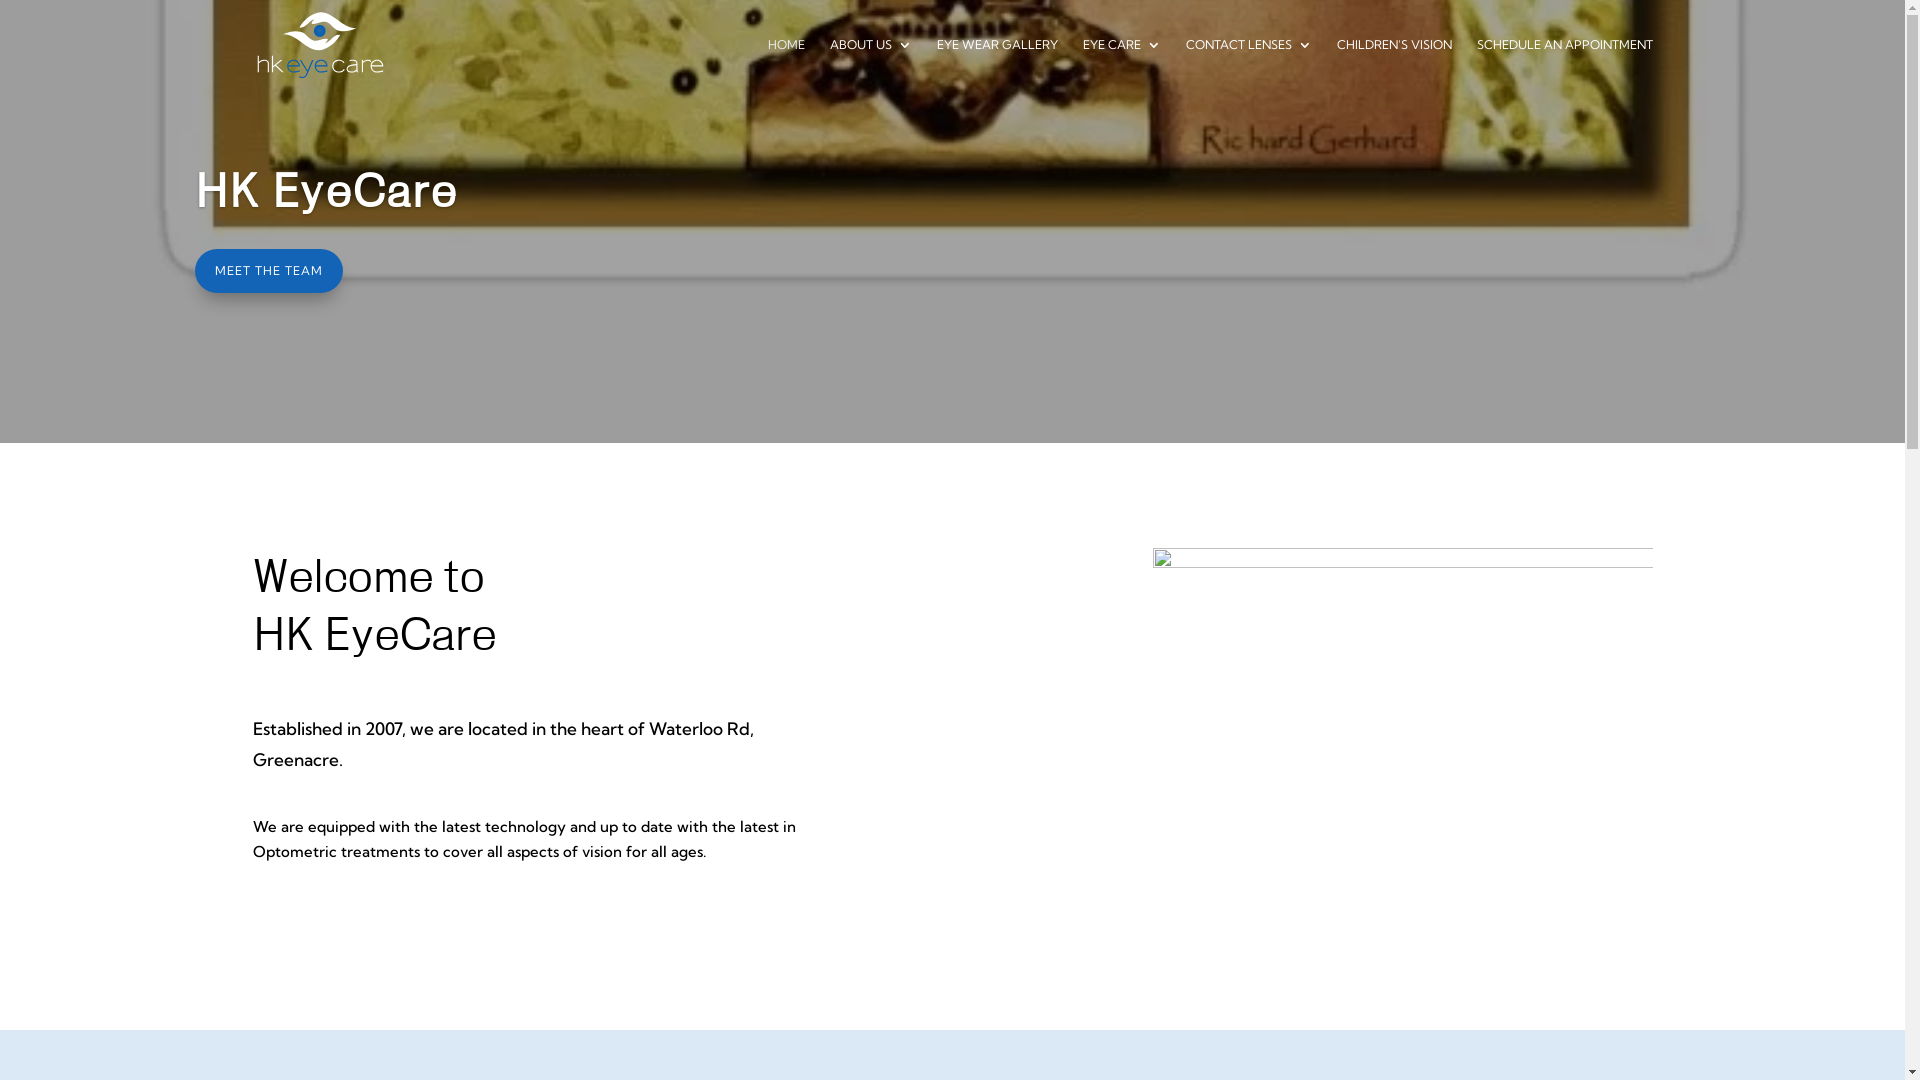  I want to click on 'SCHEDULE AN APPOINTMENT', so click(1563, 63).